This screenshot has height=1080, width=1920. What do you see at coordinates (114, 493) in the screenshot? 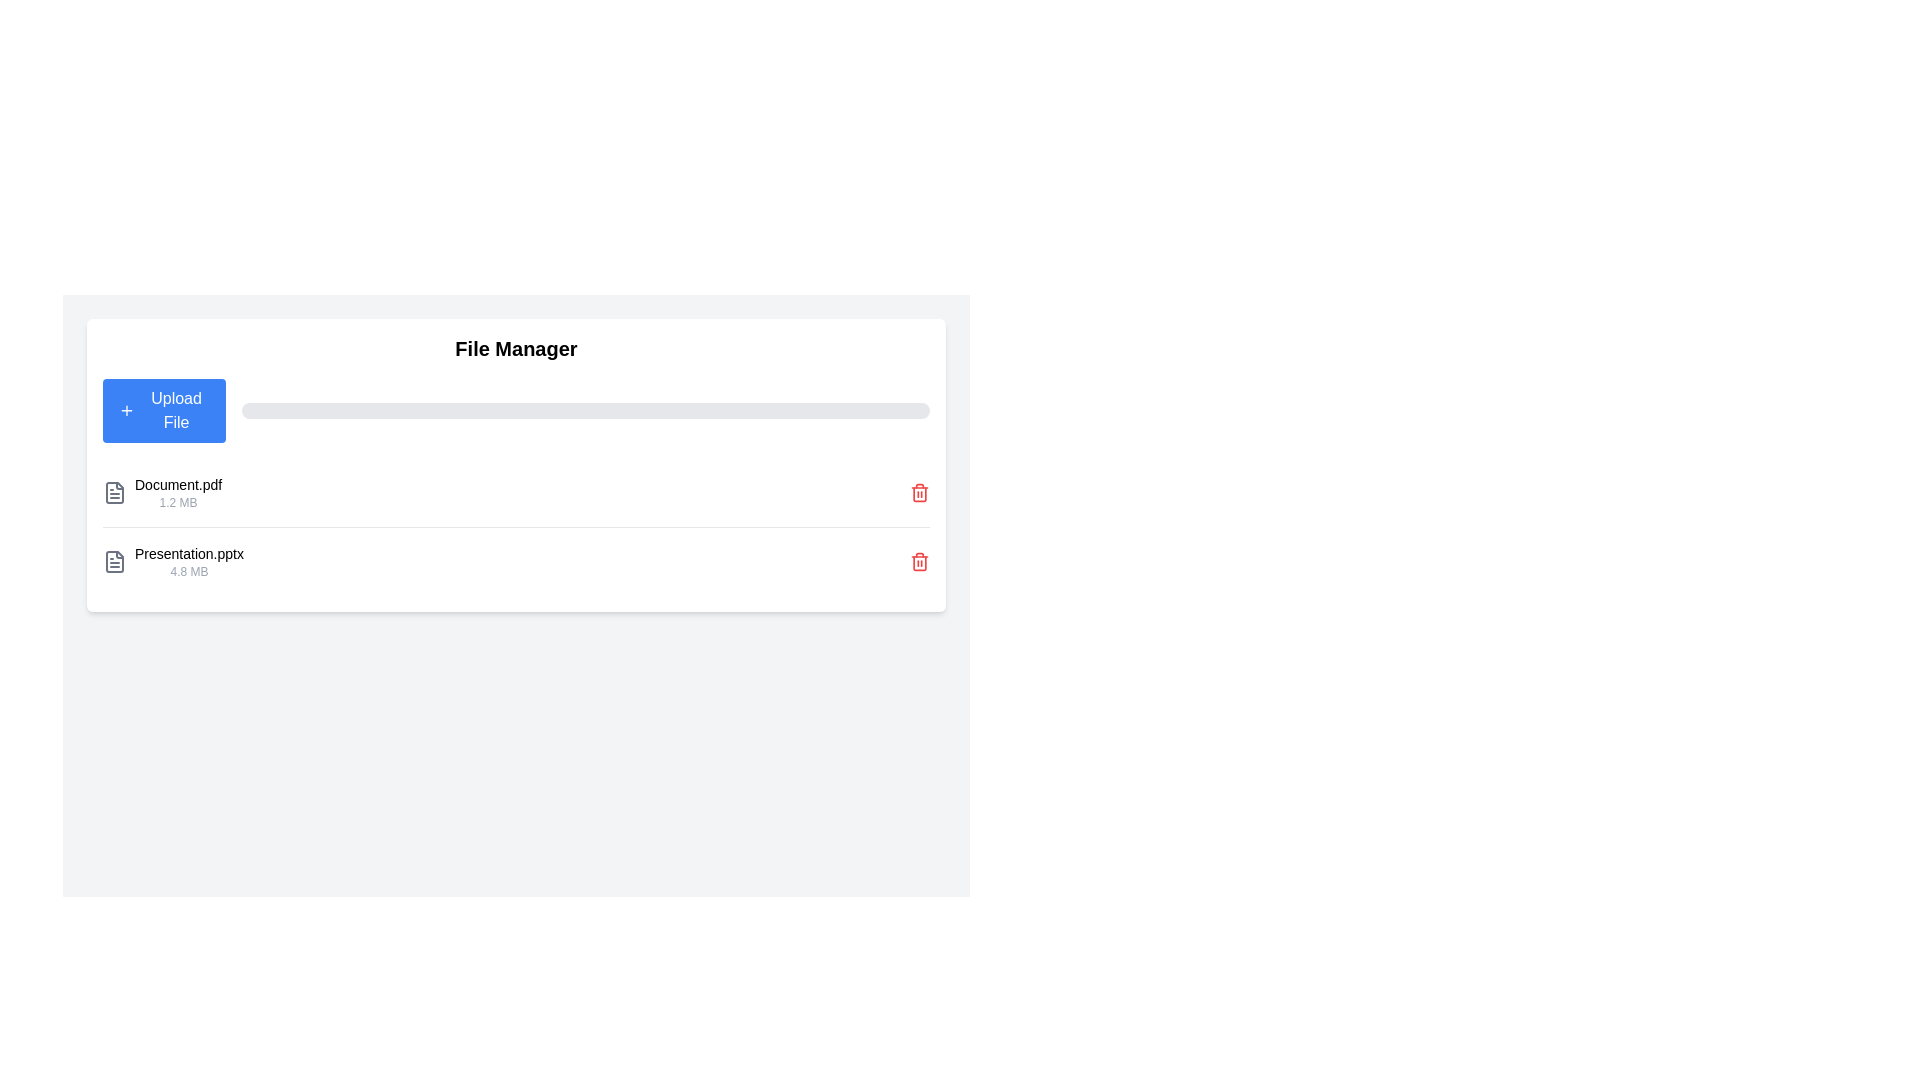
I see `the document shape of the file icon within the SVG component, which serves as part of the composite icon representing a file or document` at bounding box center [114, 493].